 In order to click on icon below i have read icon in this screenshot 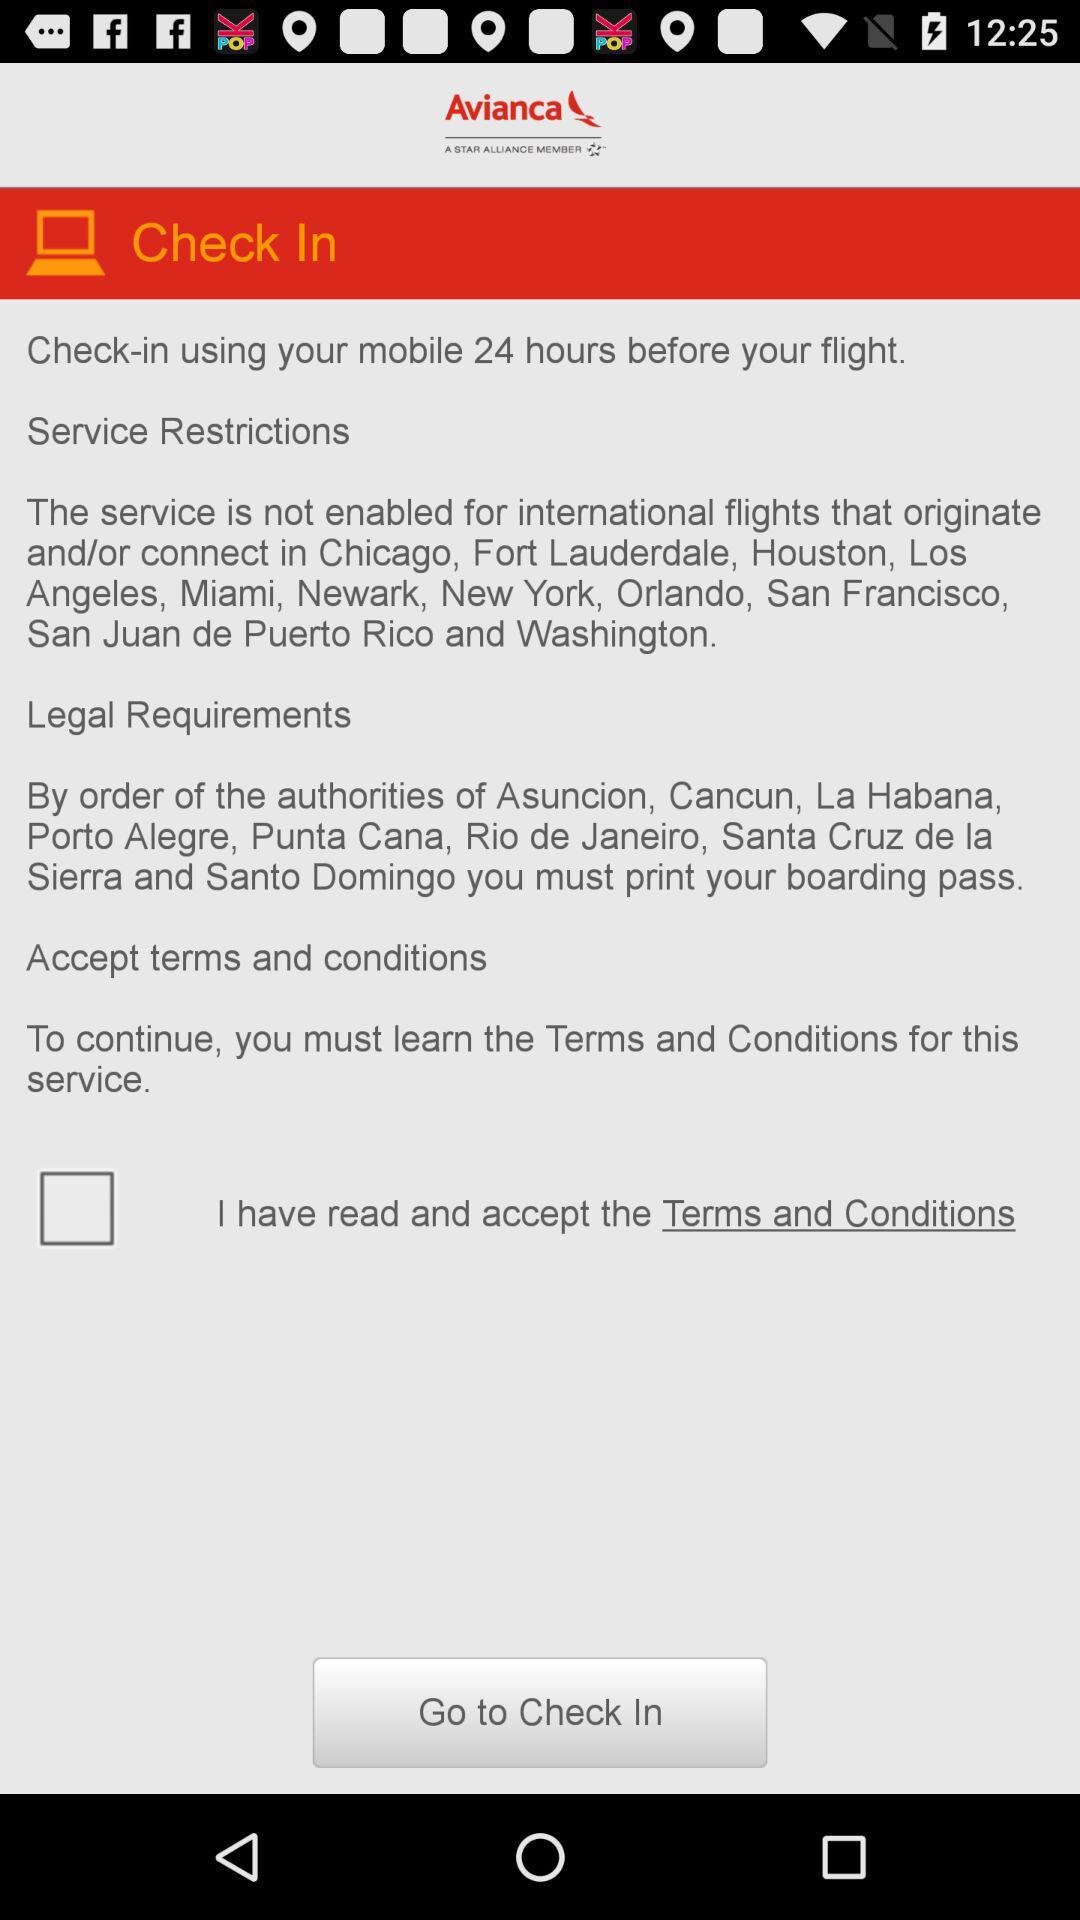, I will do `click(540, 1711)`.